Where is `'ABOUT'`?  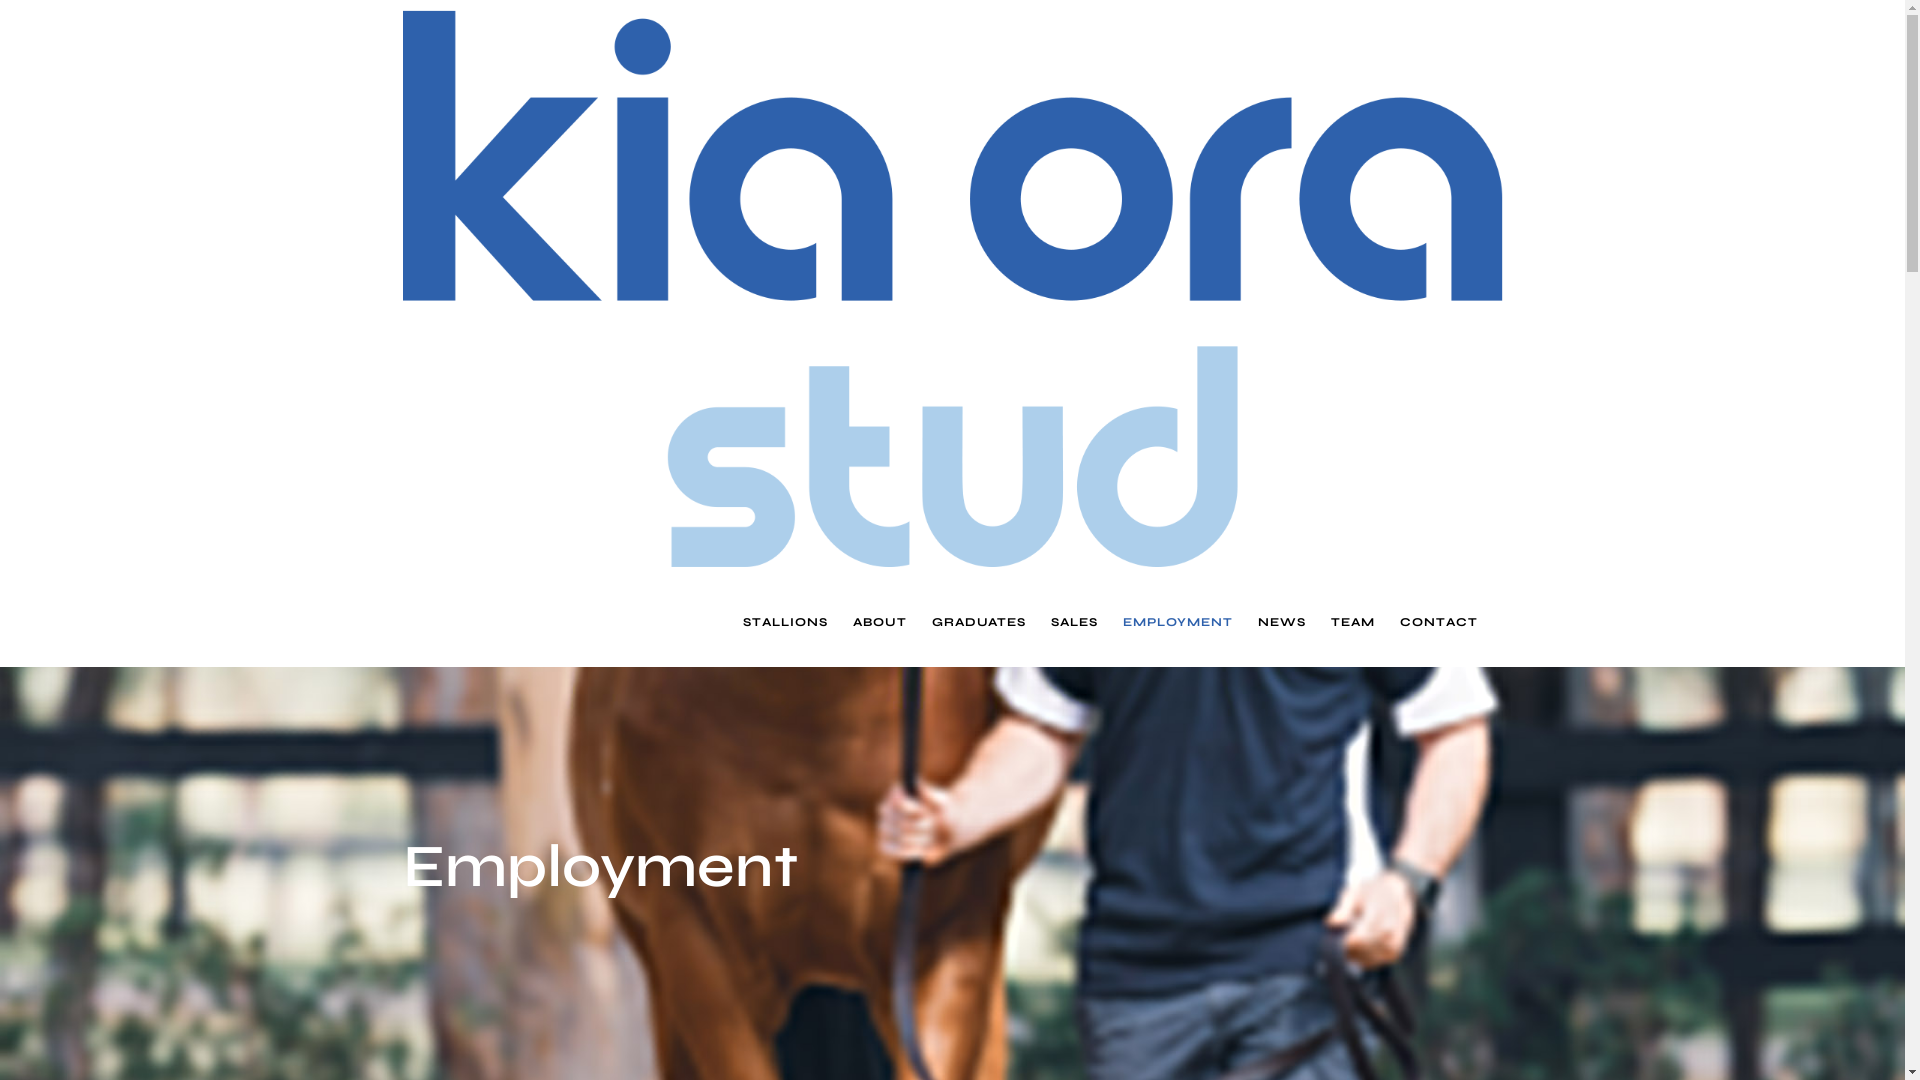 'ABOUT' is located at coordinates (851, 620).